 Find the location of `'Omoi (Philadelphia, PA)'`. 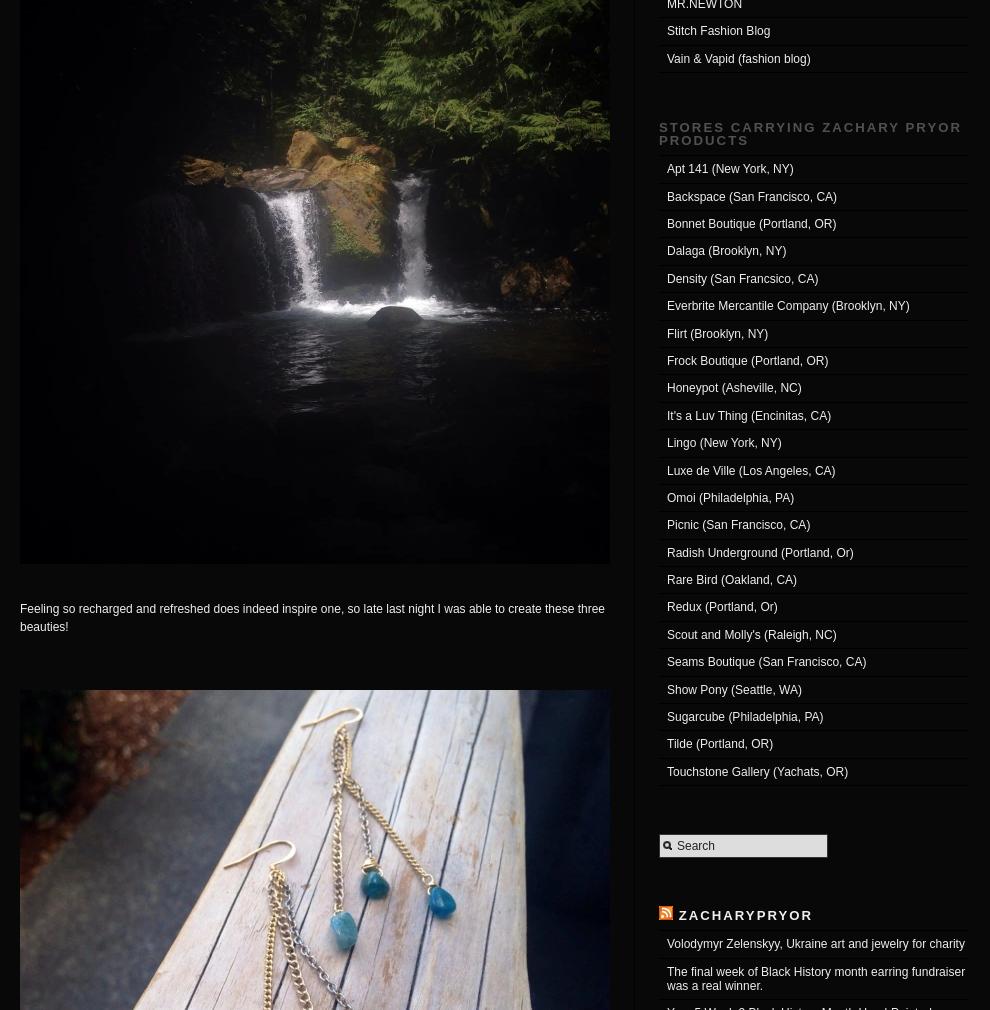

'Omoi (Philadelphia, PA)' is located at coordinates (729, 497).